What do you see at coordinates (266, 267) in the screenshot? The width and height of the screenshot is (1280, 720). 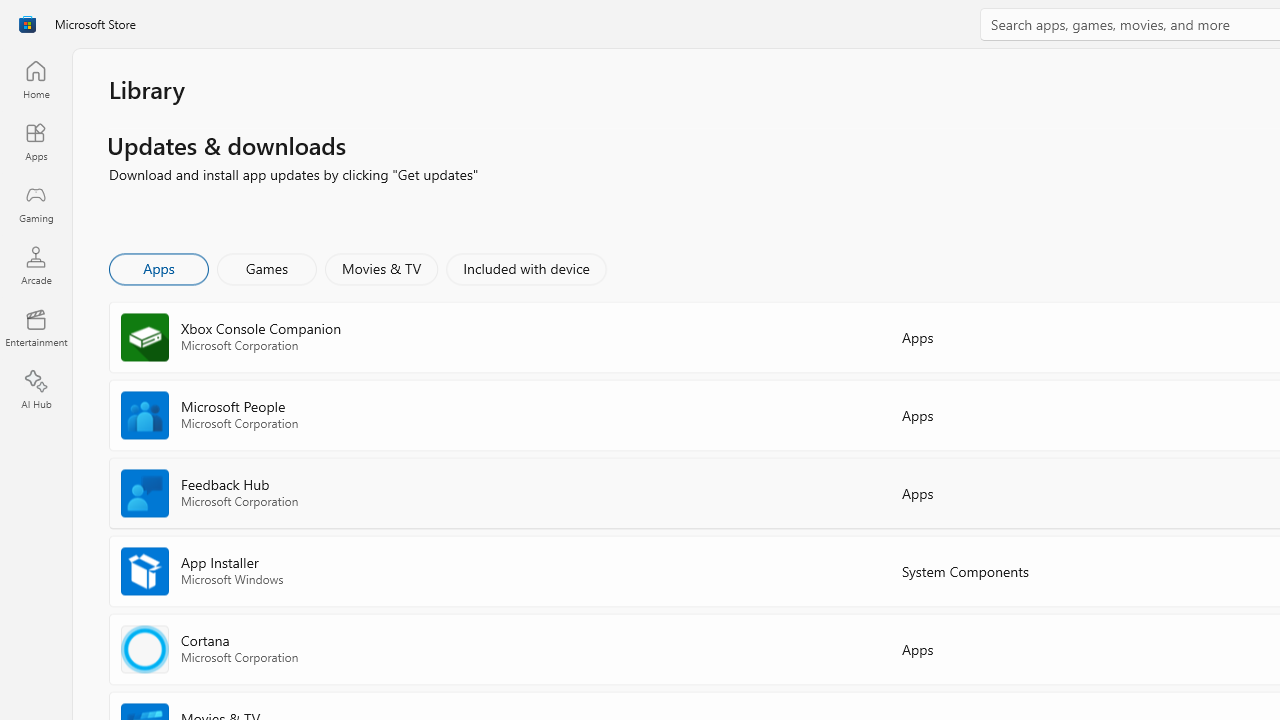 I see `'Games'` at bounding box center [266, 267].